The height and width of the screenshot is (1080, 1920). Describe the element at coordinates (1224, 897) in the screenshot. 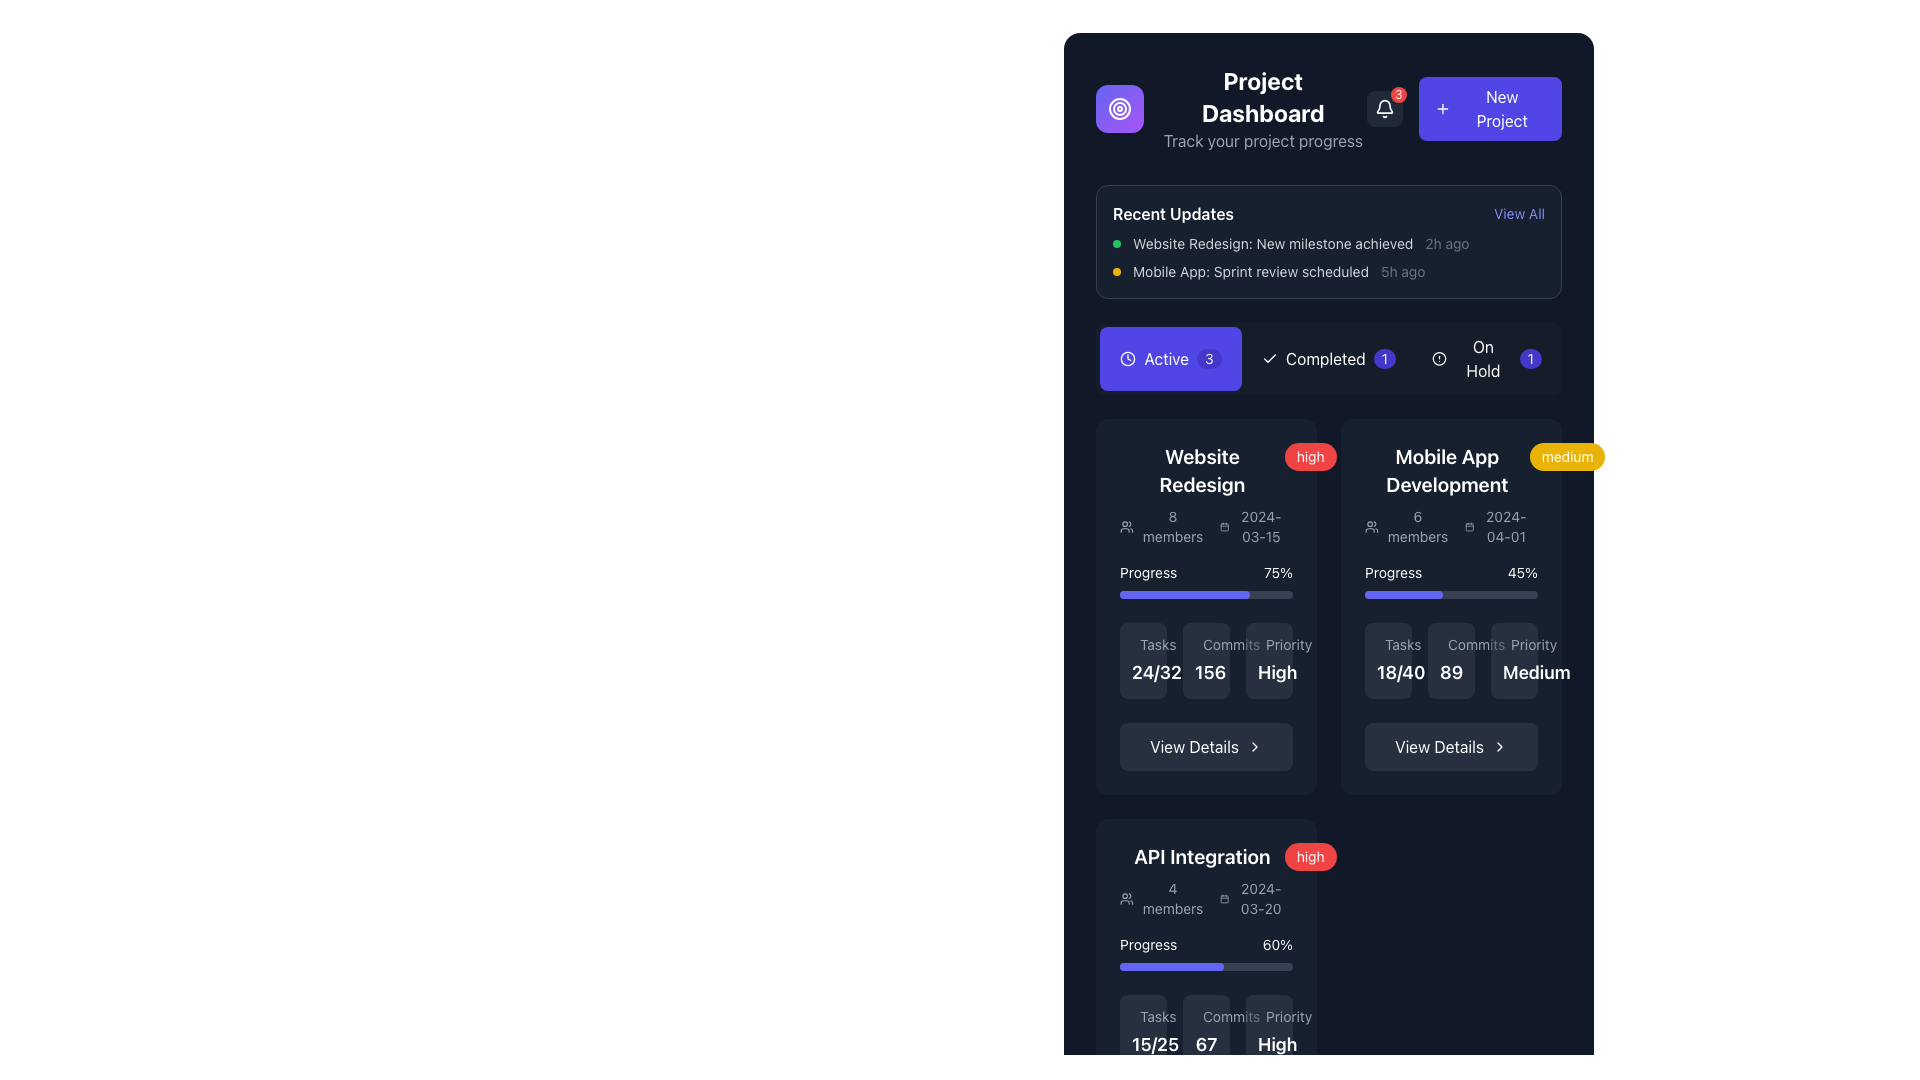

I see `the calendar icon located in the 'API Integration' section, which is positioned to the left of the date '2024-03-20' in the lower panel of the dashboard UI` at that location.